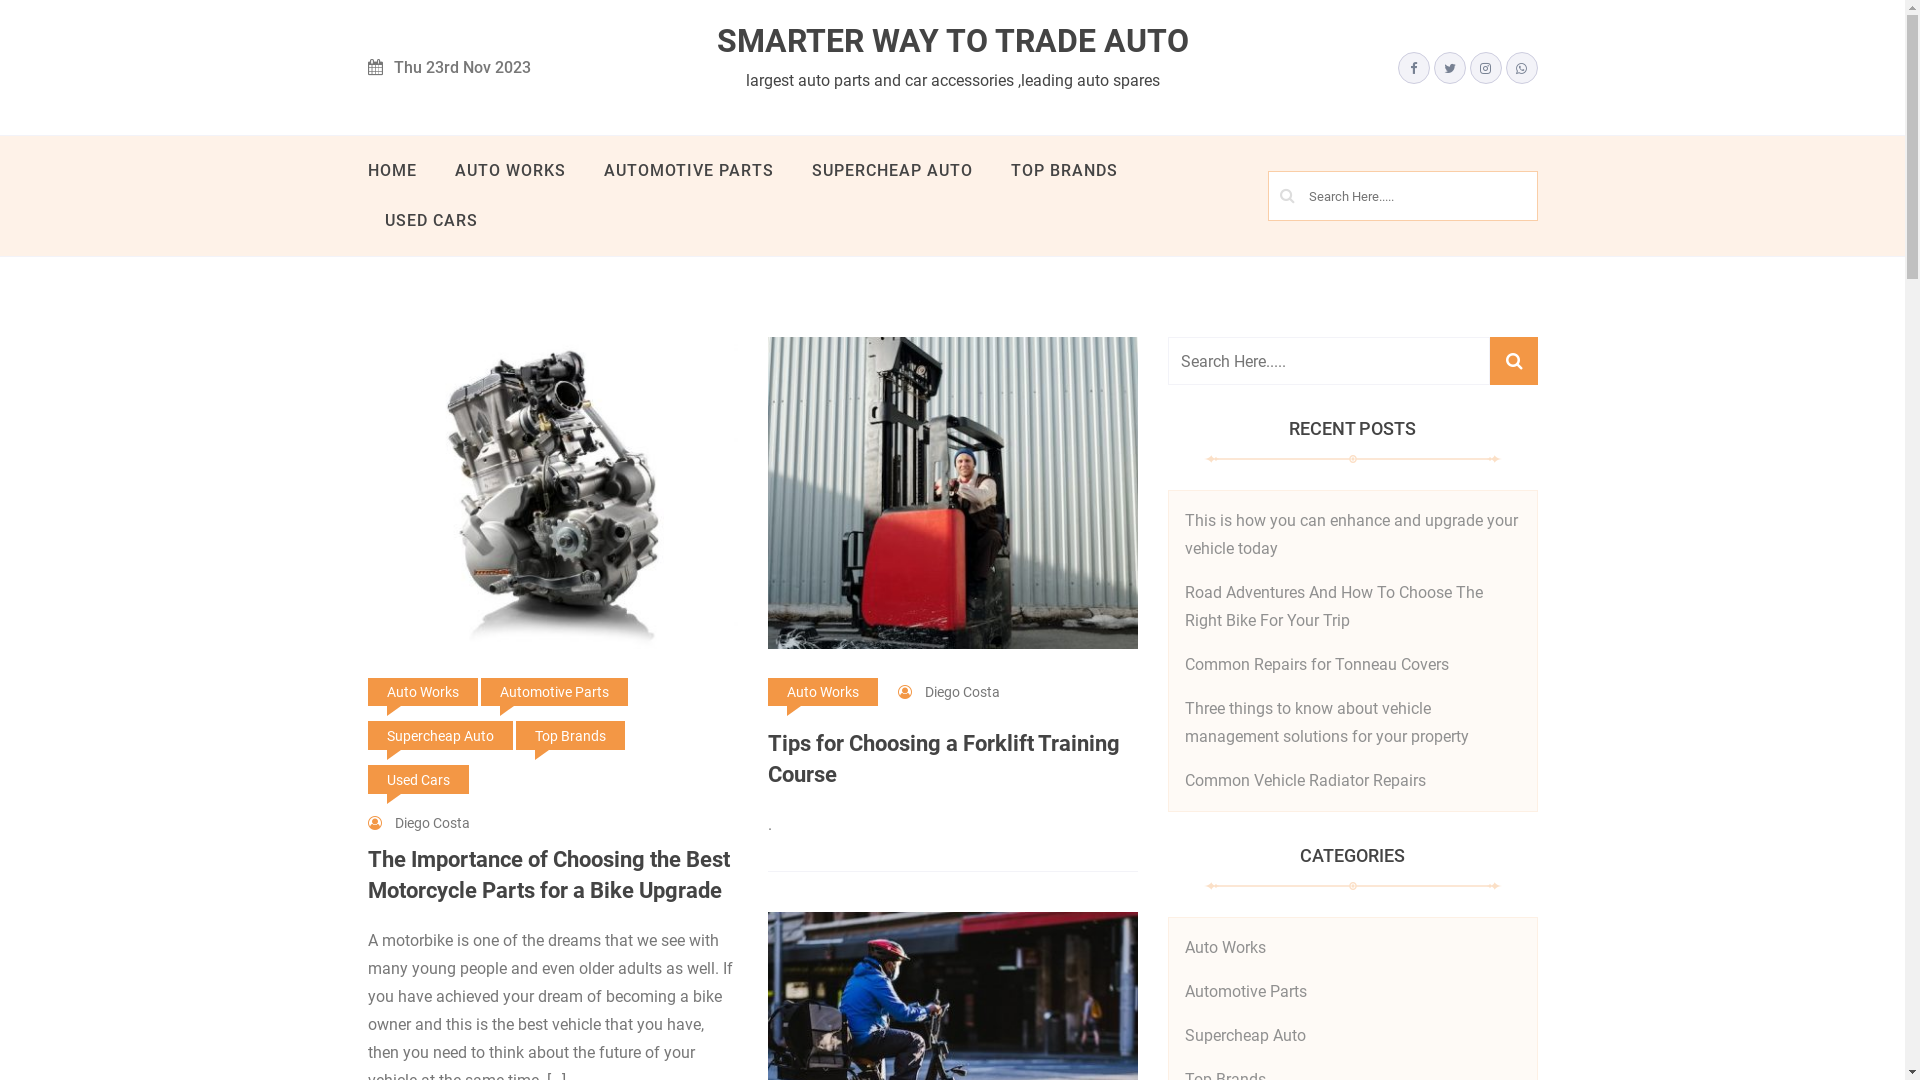 The image size is (1920, 1080). Describe the element at coordinates (948, 690) in the screenshot. I see `'Diego Costa'` at that location.